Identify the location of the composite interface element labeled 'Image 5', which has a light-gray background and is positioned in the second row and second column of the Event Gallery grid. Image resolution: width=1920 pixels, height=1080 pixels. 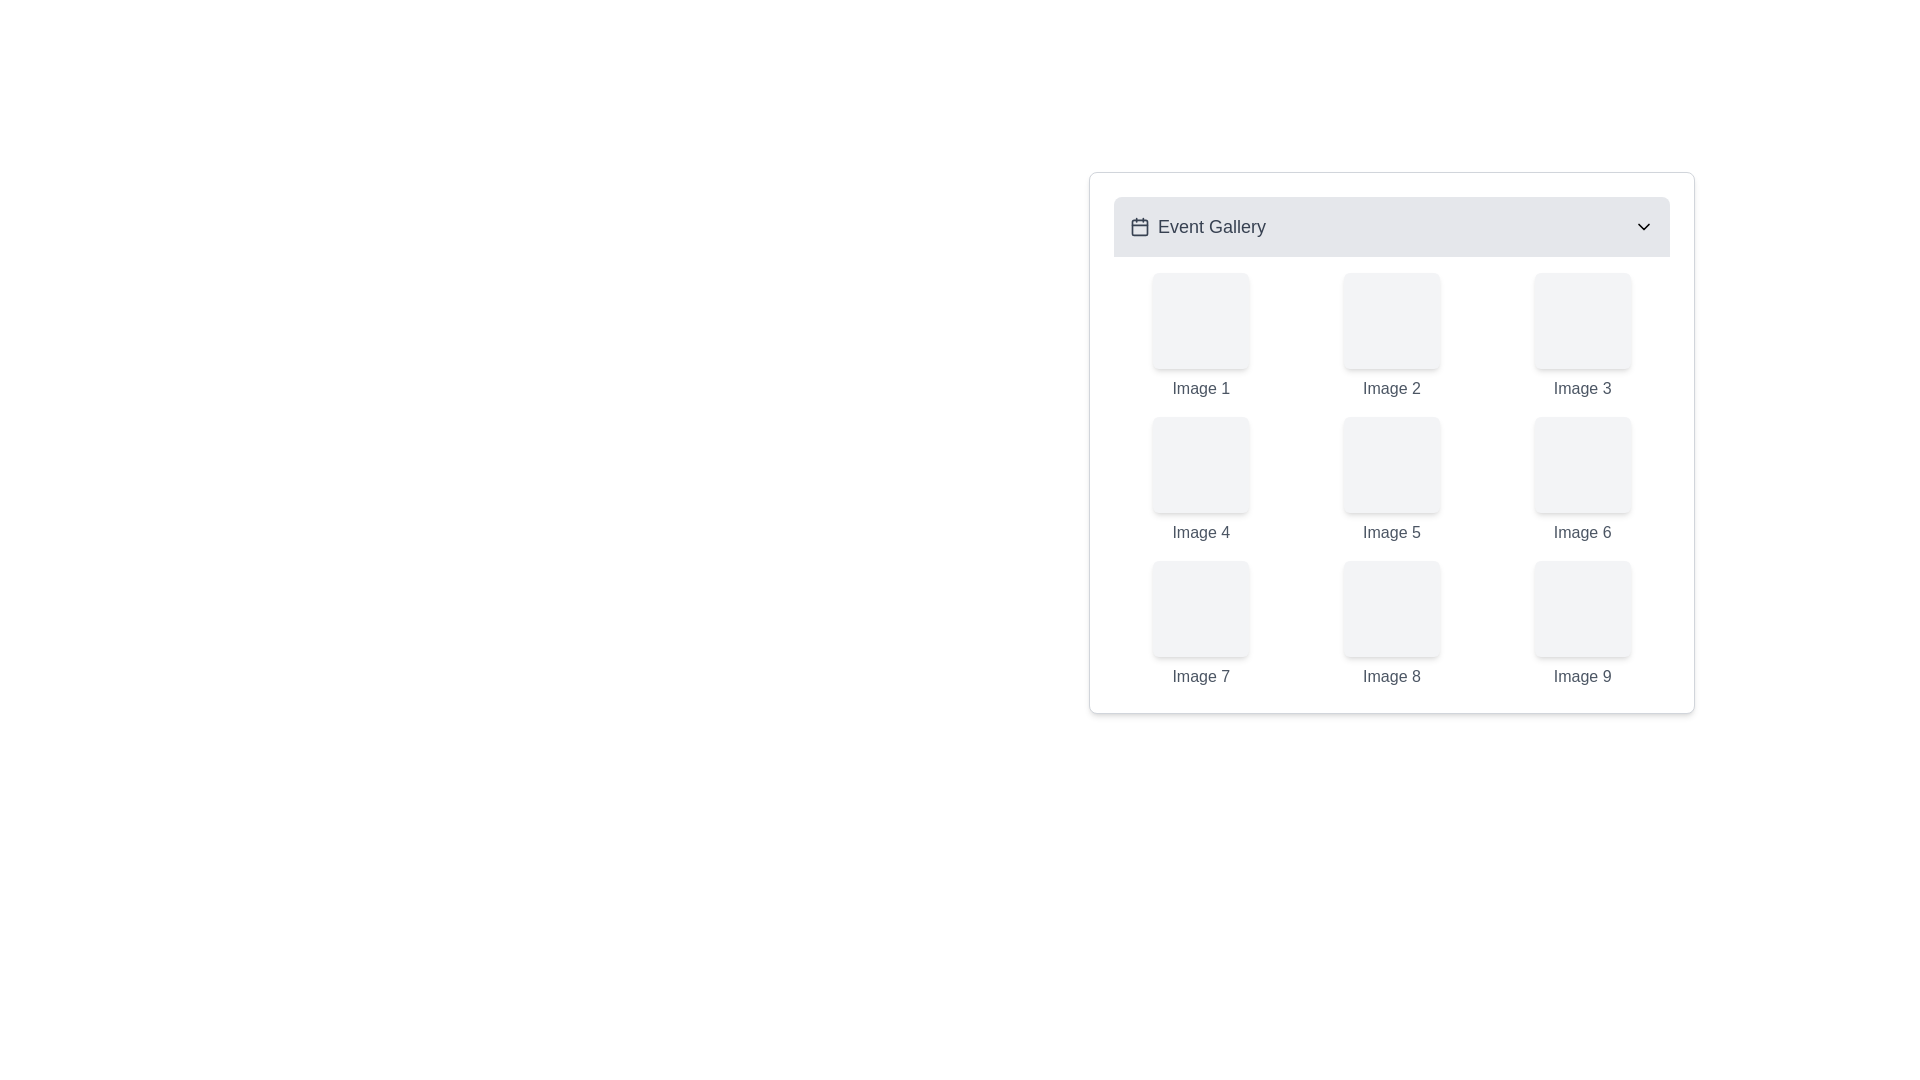
(1391, 481).